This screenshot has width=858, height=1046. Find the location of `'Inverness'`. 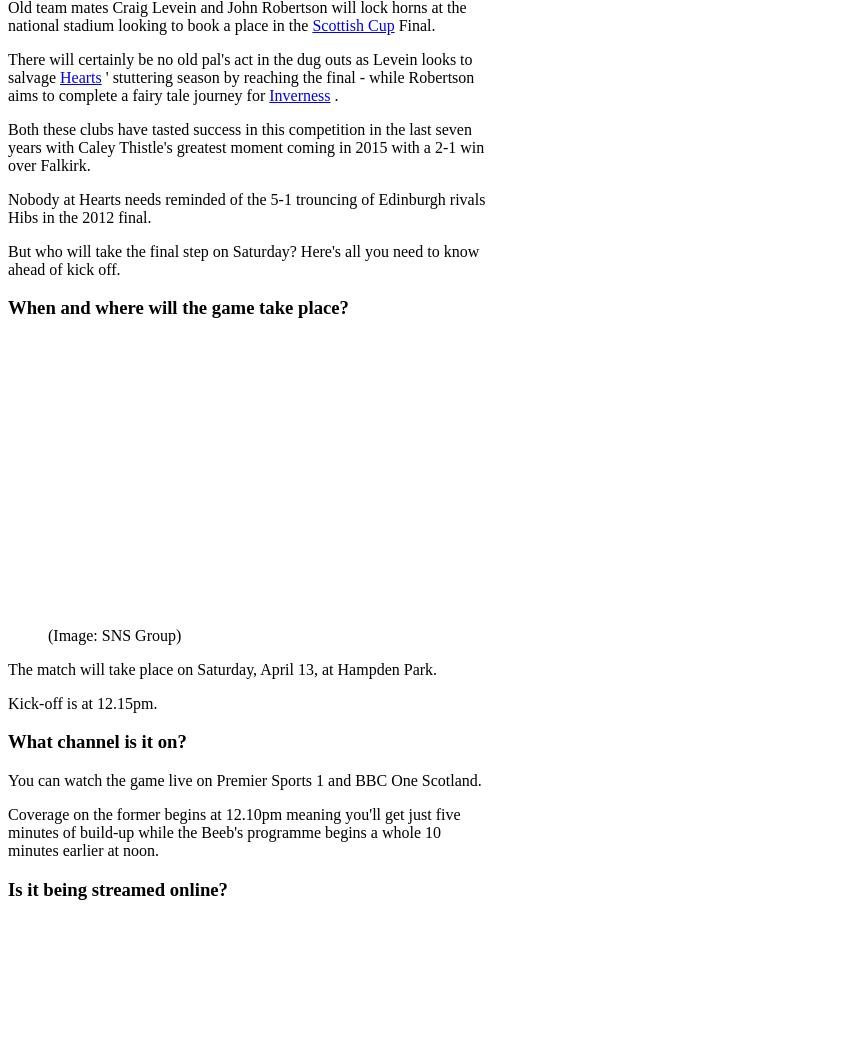

'Inverness' is located at coordinates (299, 94).